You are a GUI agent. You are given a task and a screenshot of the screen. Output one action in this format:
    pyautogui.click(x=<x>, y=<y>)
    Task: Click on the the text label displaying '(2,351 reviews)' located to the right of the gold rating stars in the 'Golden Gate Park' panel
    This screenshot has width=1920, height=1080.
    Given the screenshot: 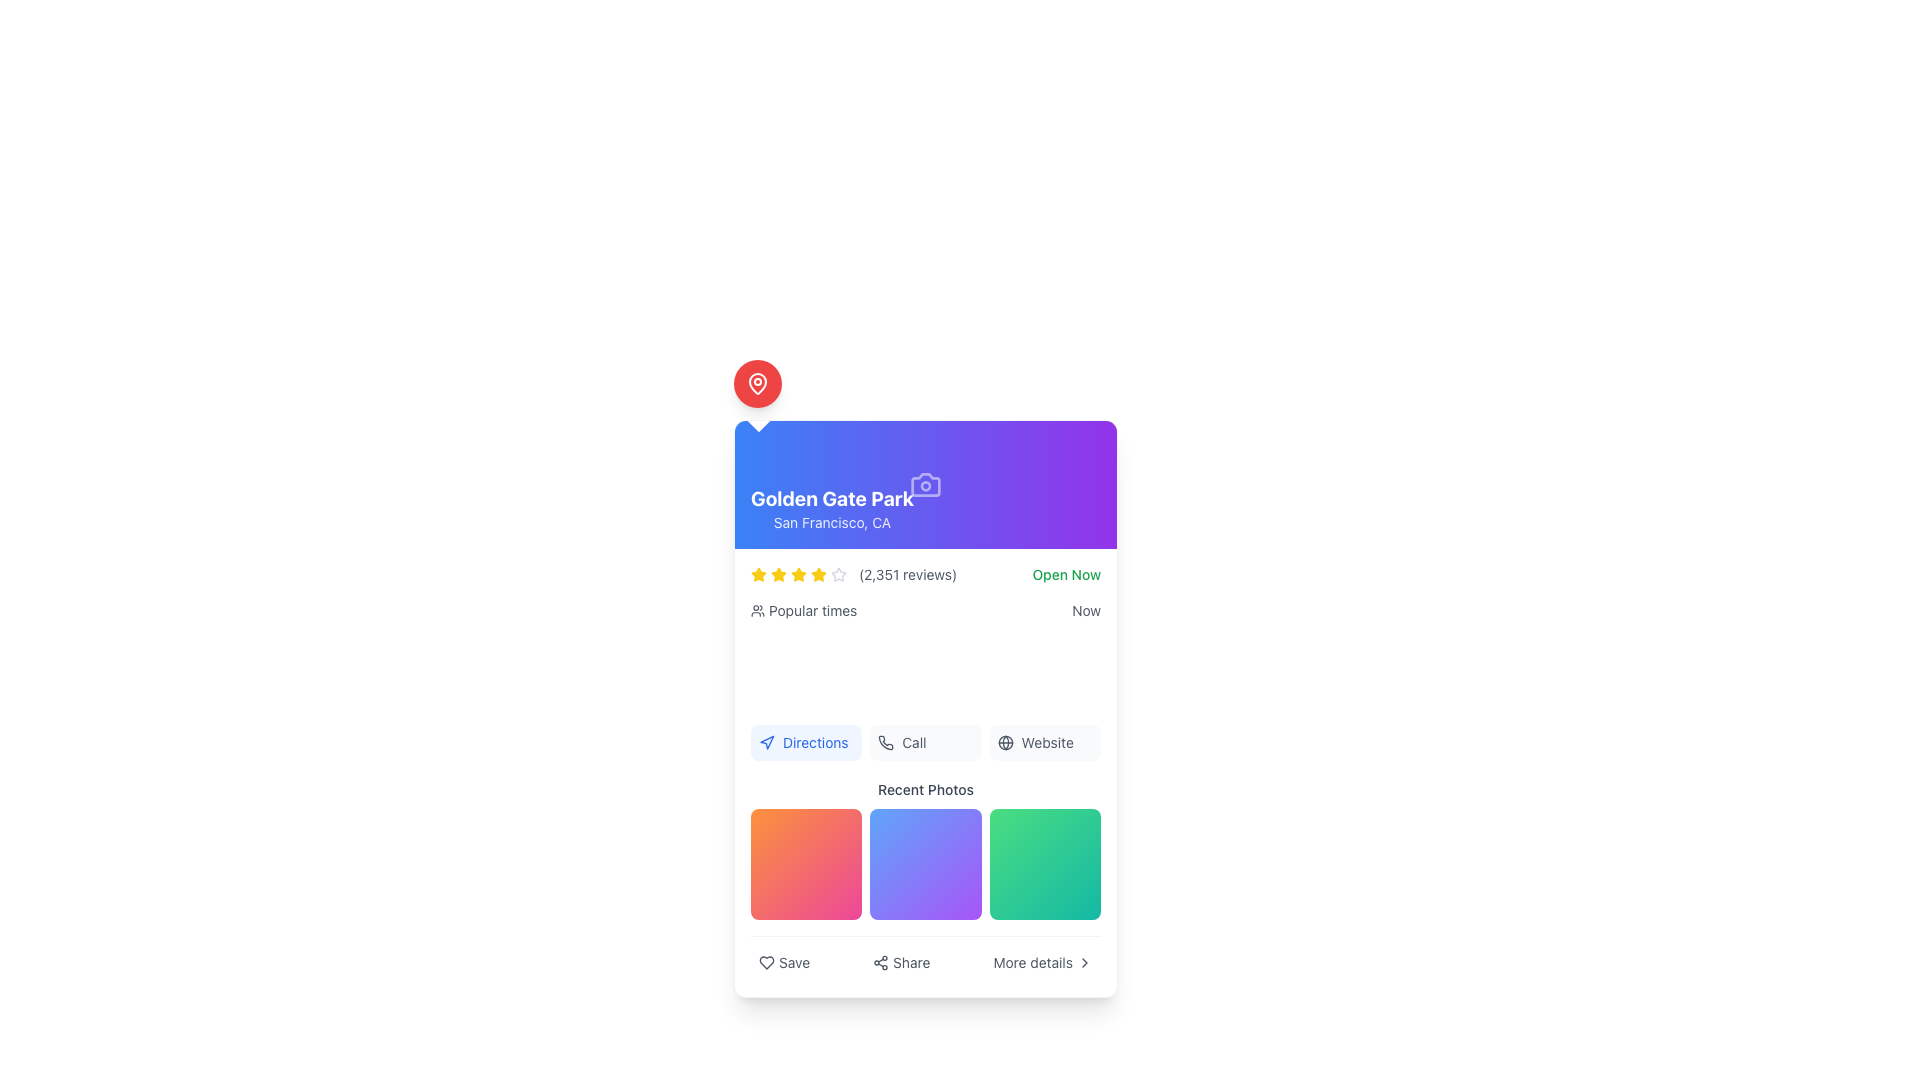 What is the action you would take?
    pyautogui.click(x=907, y=574)
    